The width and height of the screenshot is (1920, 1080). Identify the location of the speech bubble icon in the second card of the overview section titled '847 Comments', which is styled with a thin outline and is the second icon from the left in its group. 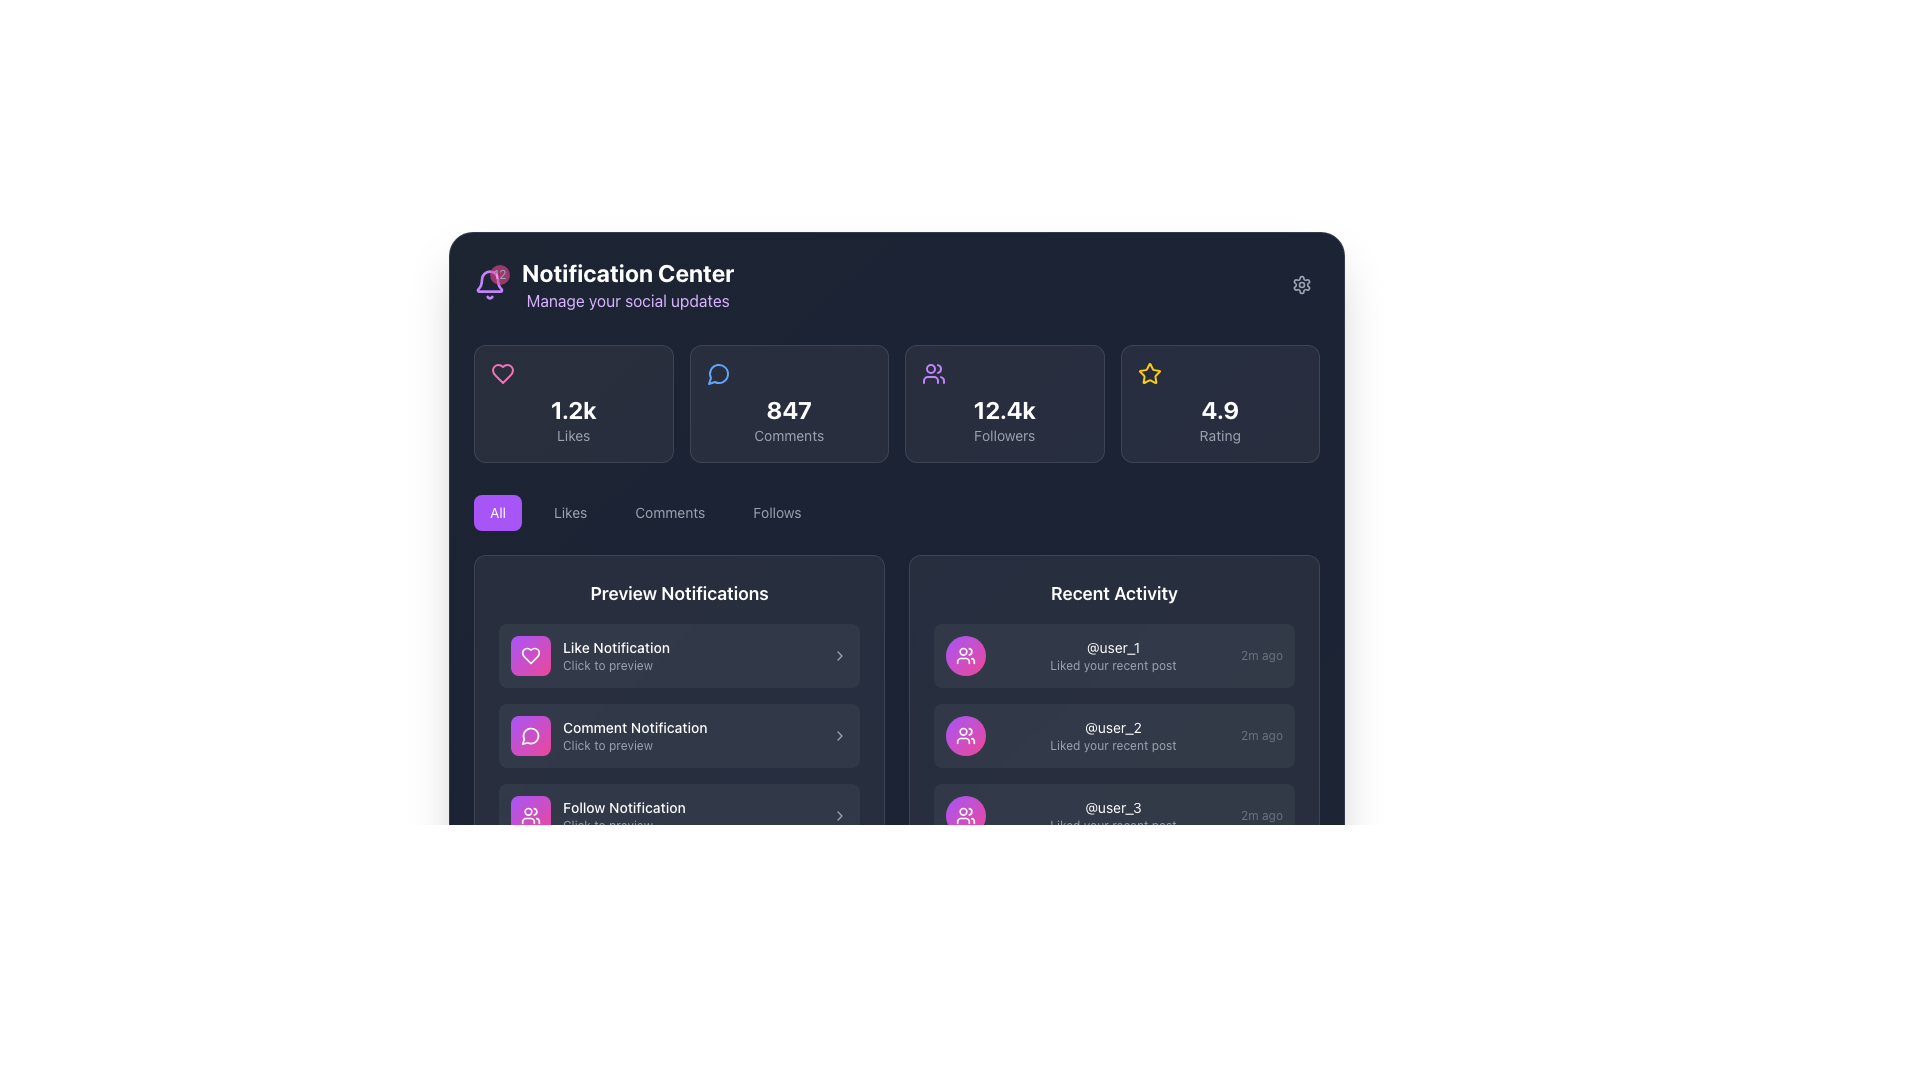
(718, 374).